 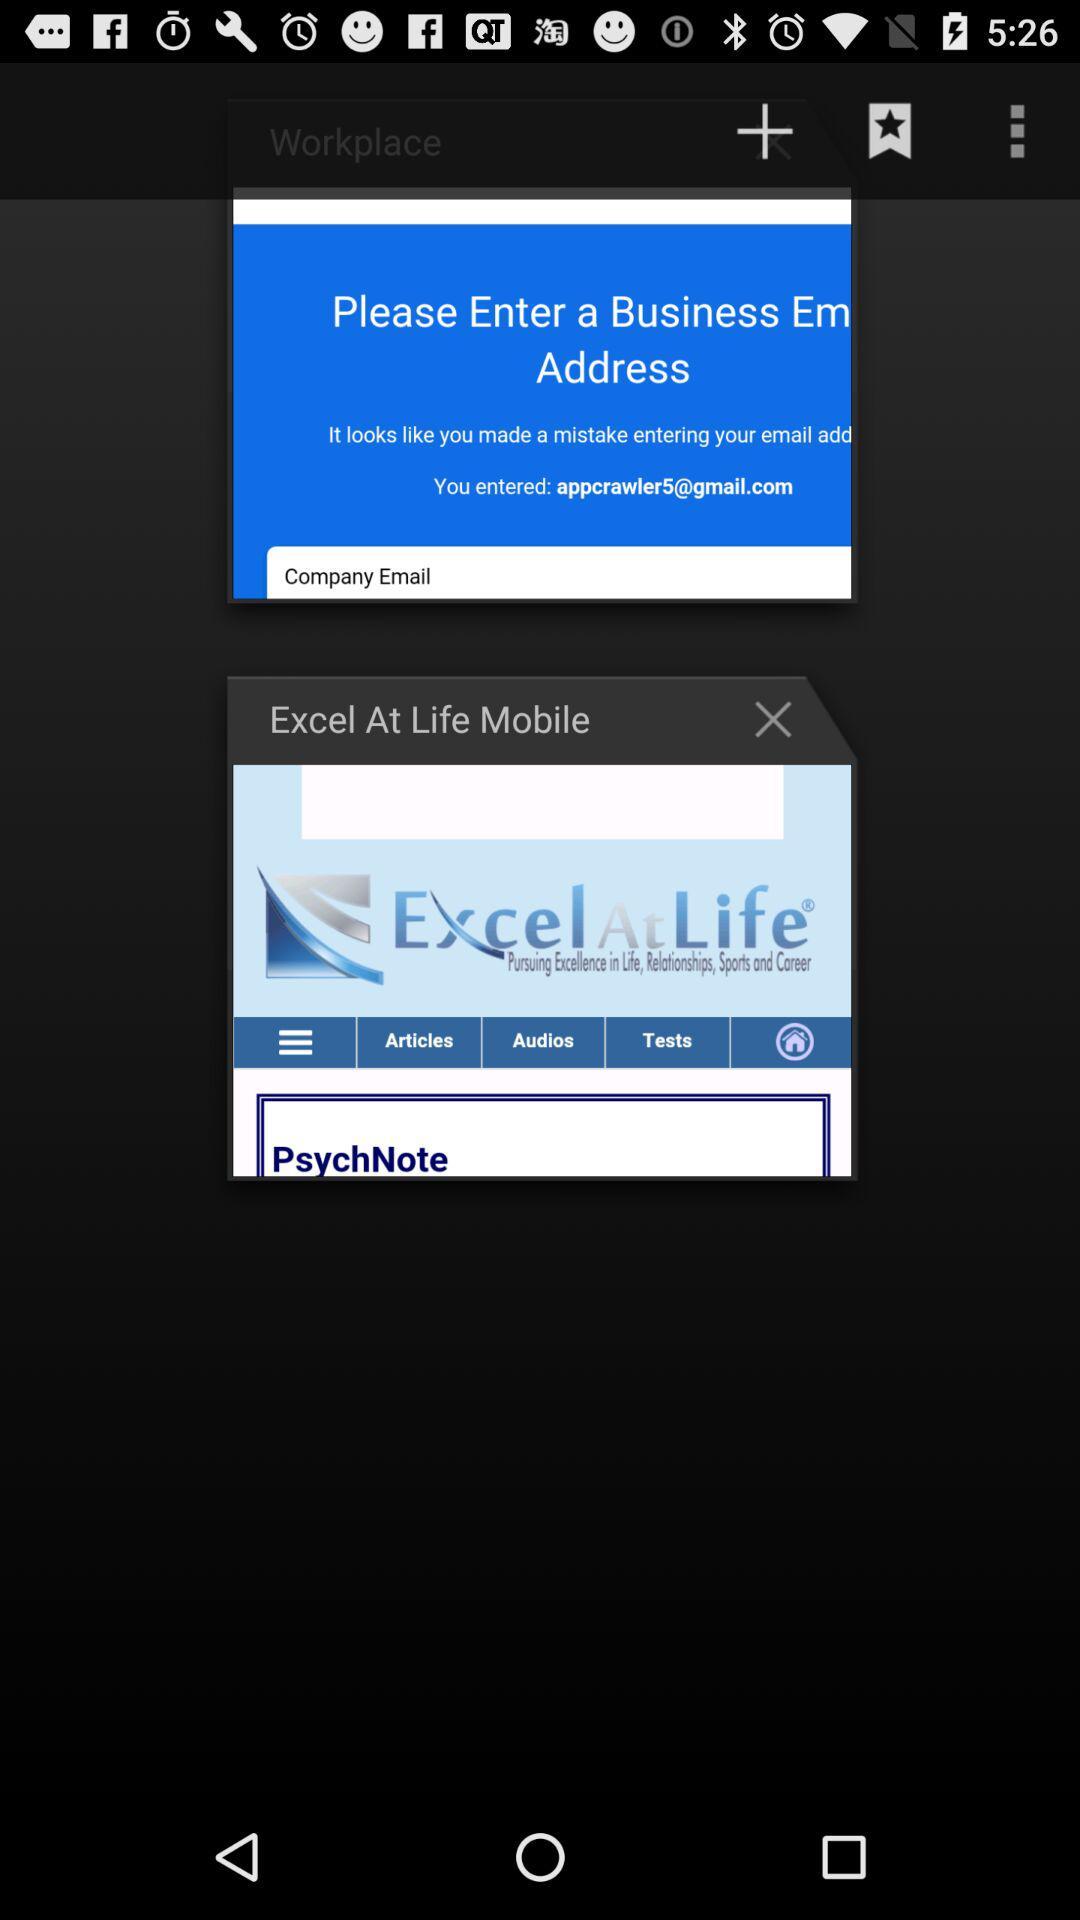 What do you see at coordinates (782, 149) in the screenshot?
I see `the add icon` at bounding box center [782, 149].